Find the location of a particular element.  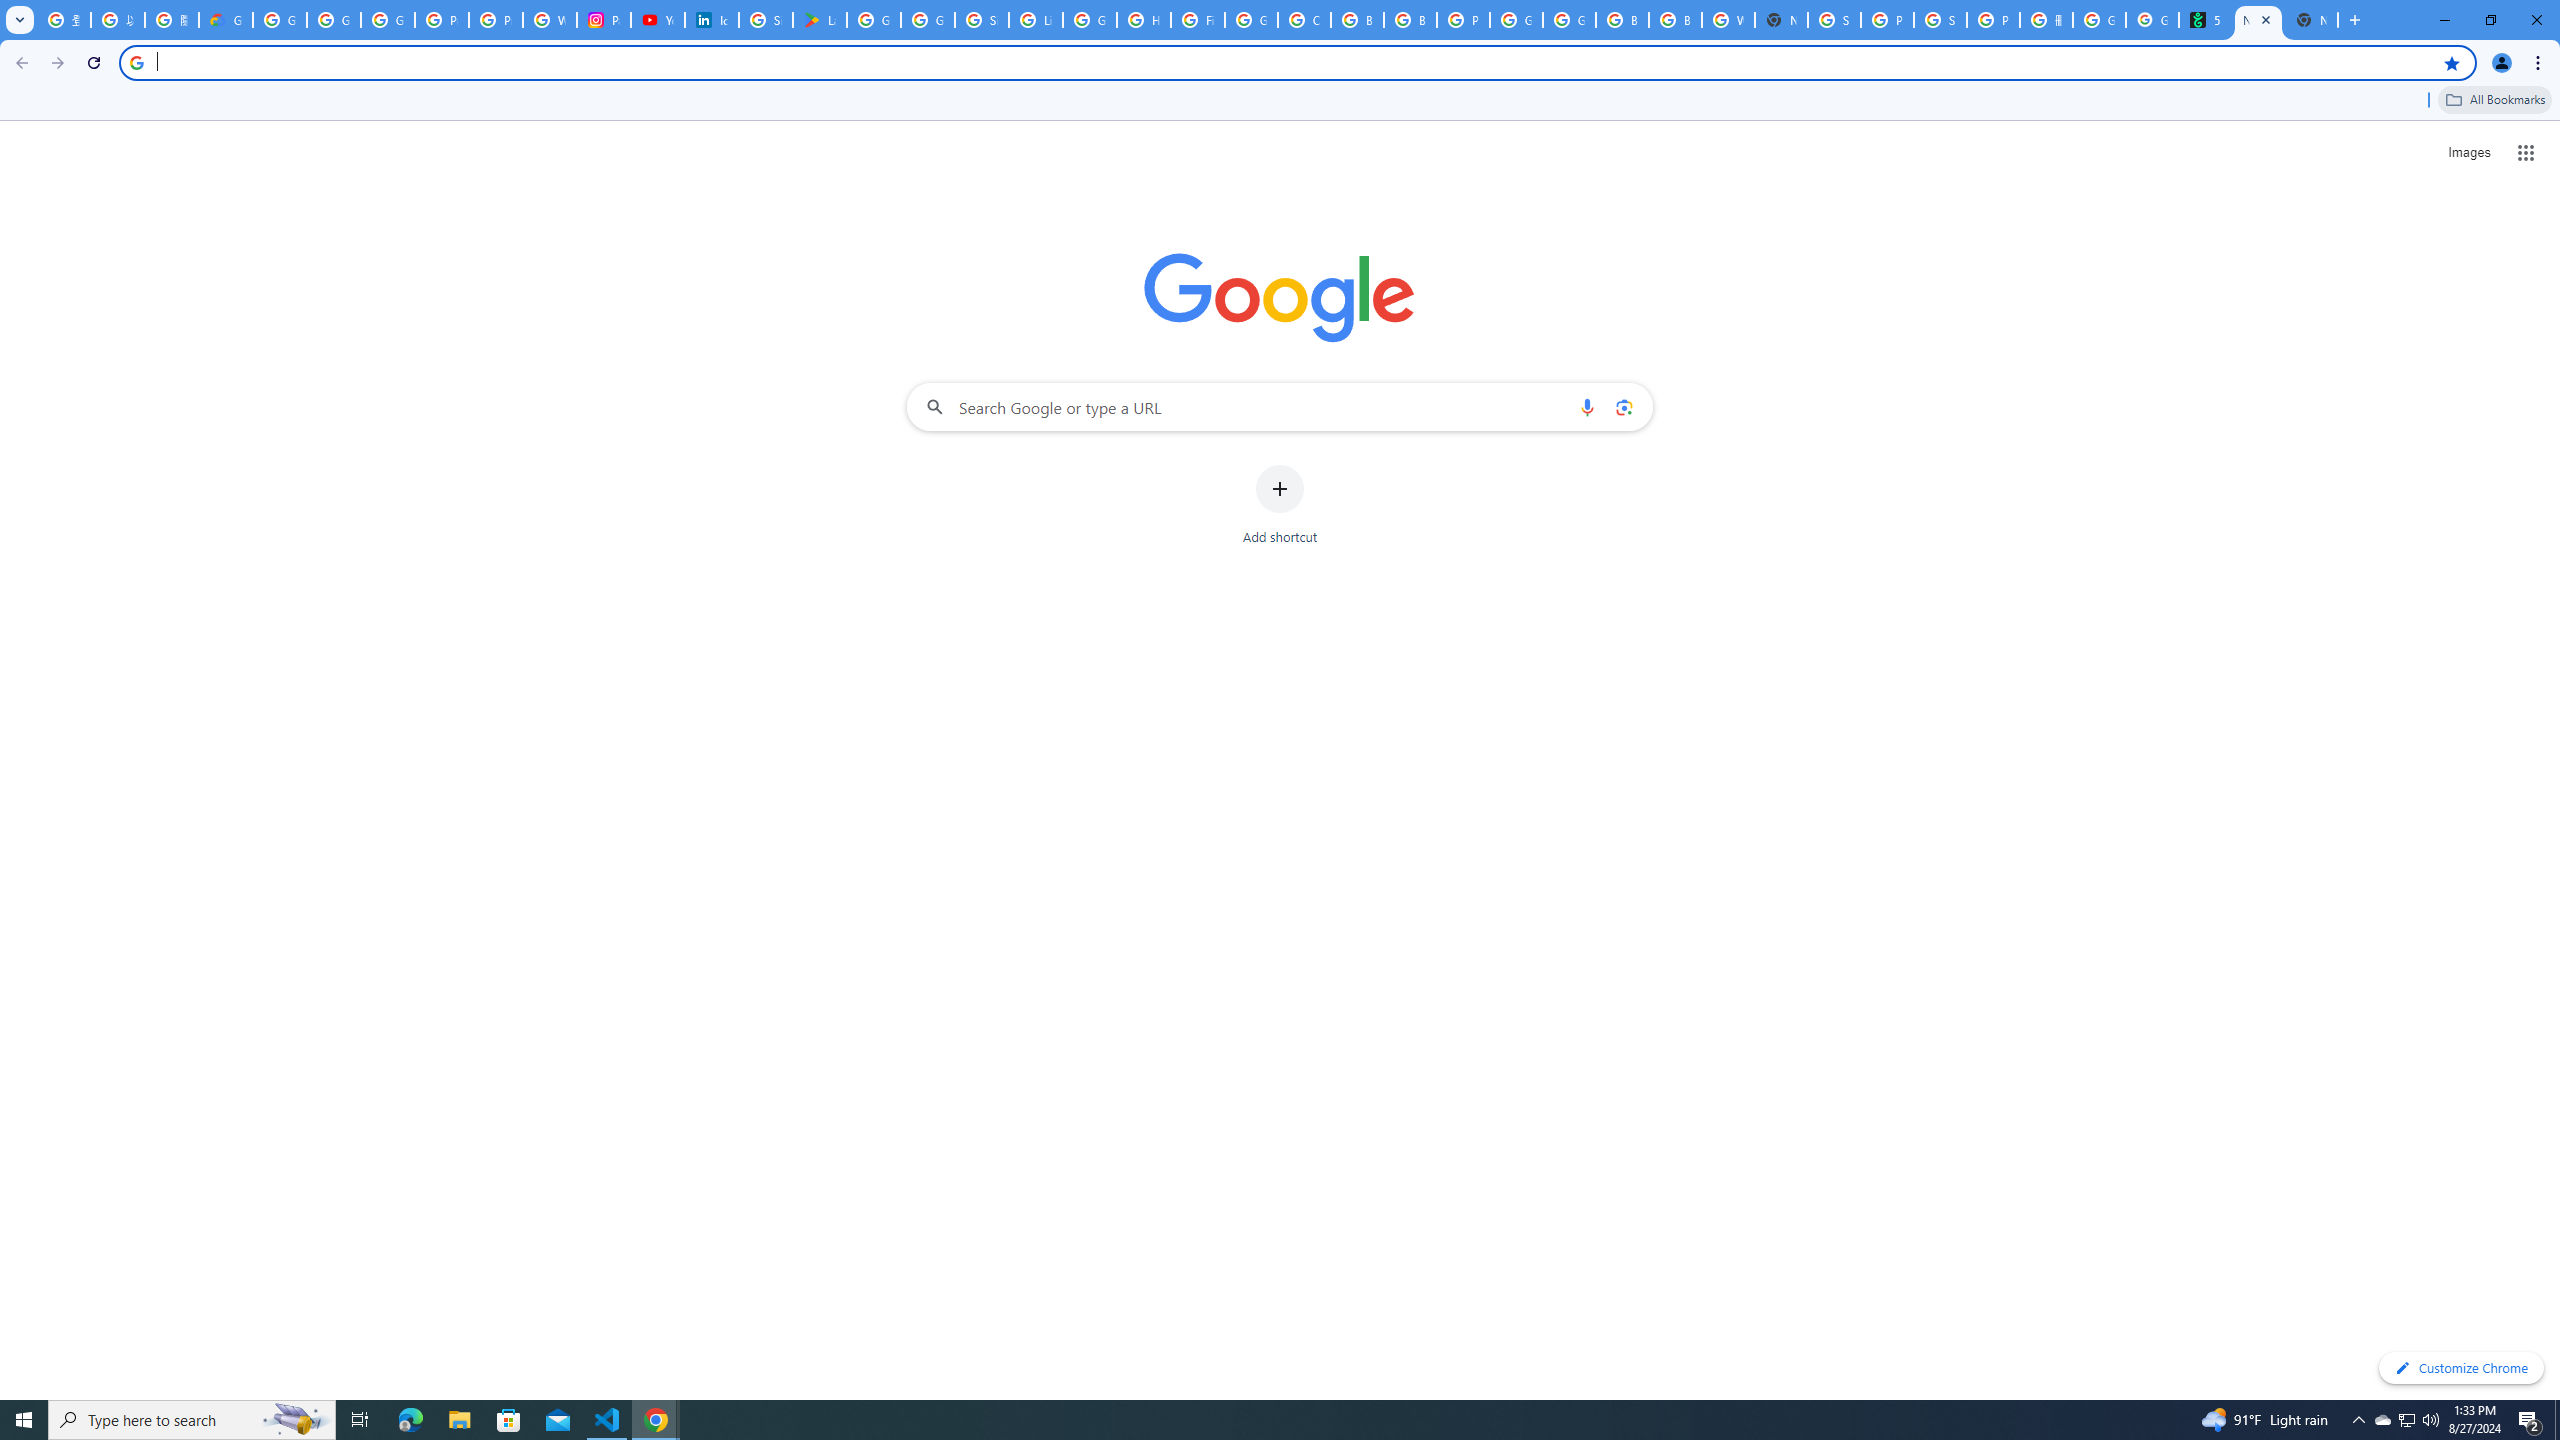

'How do I create a new Google Account? - Google Account Help' is located at coordinates (1144, 19).